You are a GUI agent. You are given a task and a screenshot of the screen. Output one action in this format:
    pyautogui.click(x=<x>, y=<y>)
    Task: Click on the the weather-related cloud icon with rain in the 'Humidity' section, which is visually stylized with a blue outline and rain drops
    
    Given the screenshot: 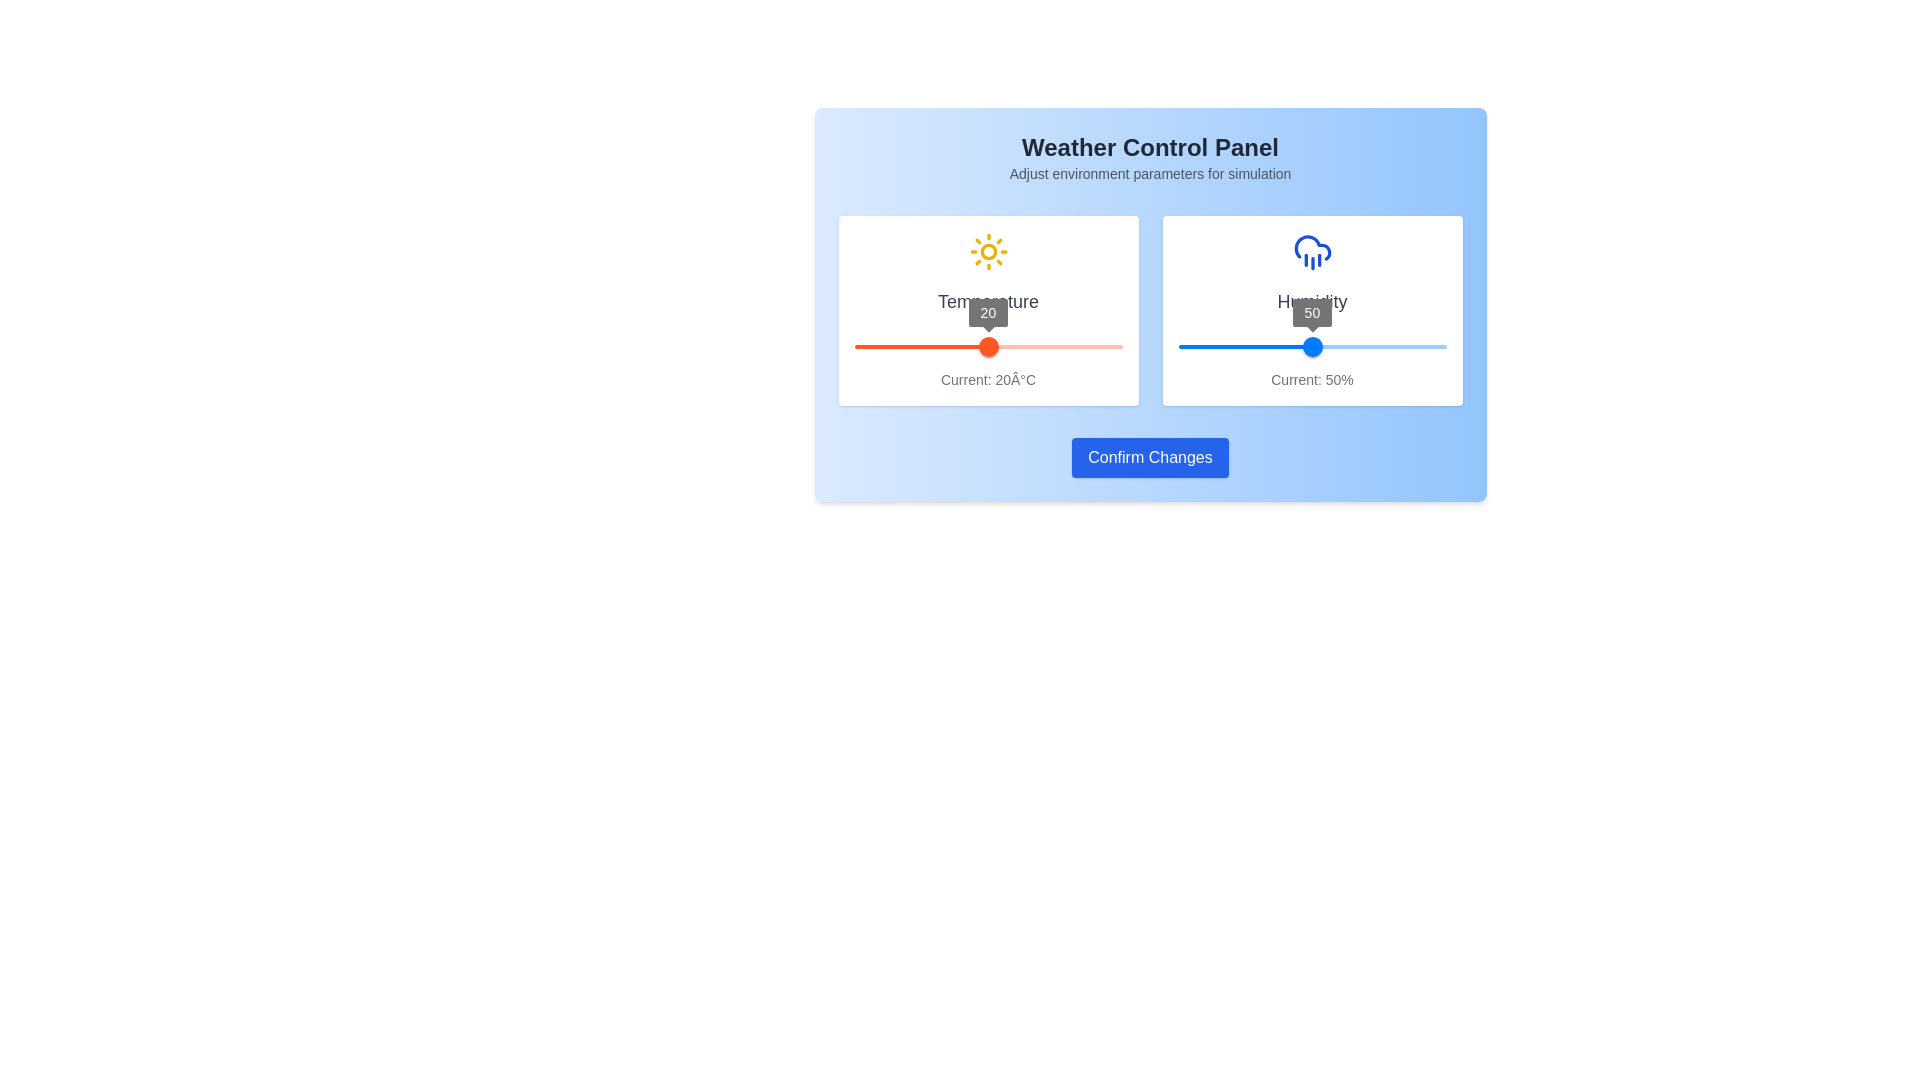 What is the action you would take?
    pyautogui.click(x=1312, y=247)
    